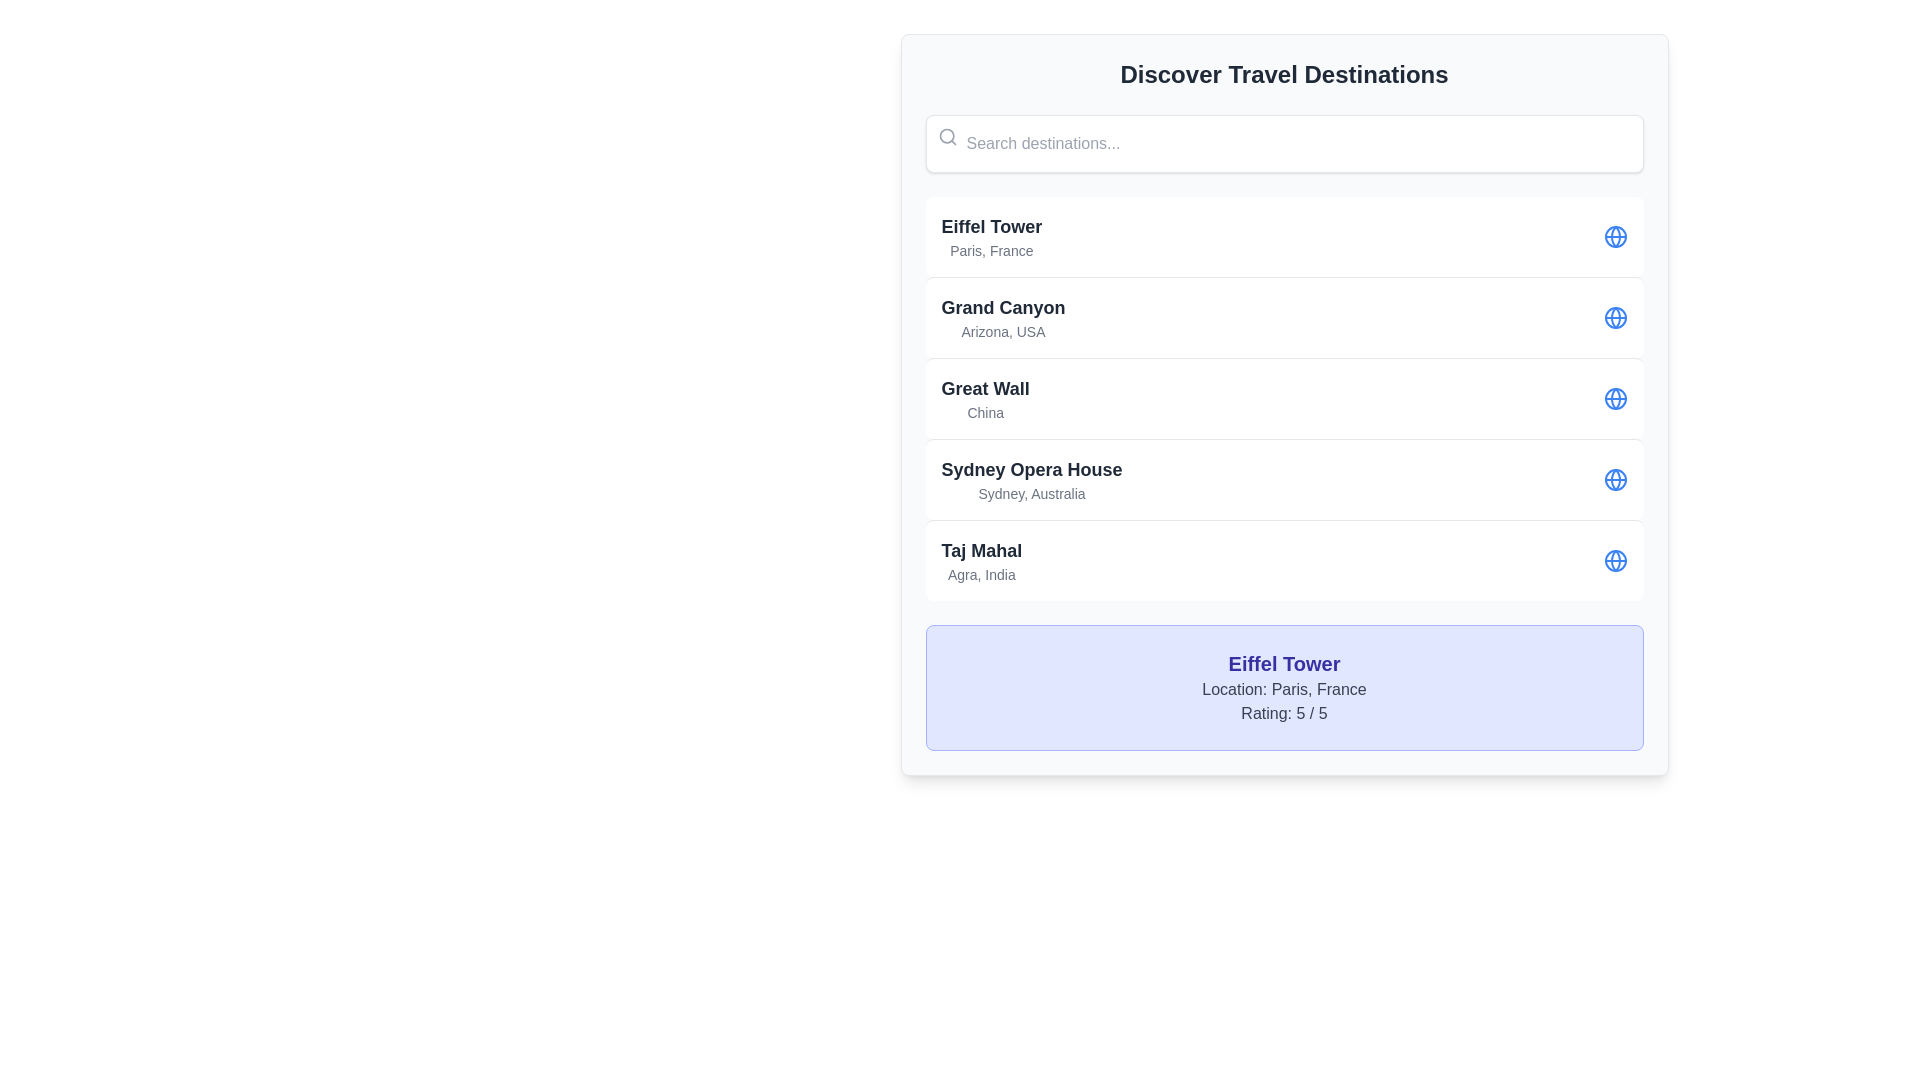 This screenshot has height=1080, width=1920. What do you see at coordinates (1003, 316) in the screenshot?
I see `the Text label displaying the travel destination 'Grand Canyon', which is the second item in a vertical list of travel destinations` at bounding box center [1003, 316].